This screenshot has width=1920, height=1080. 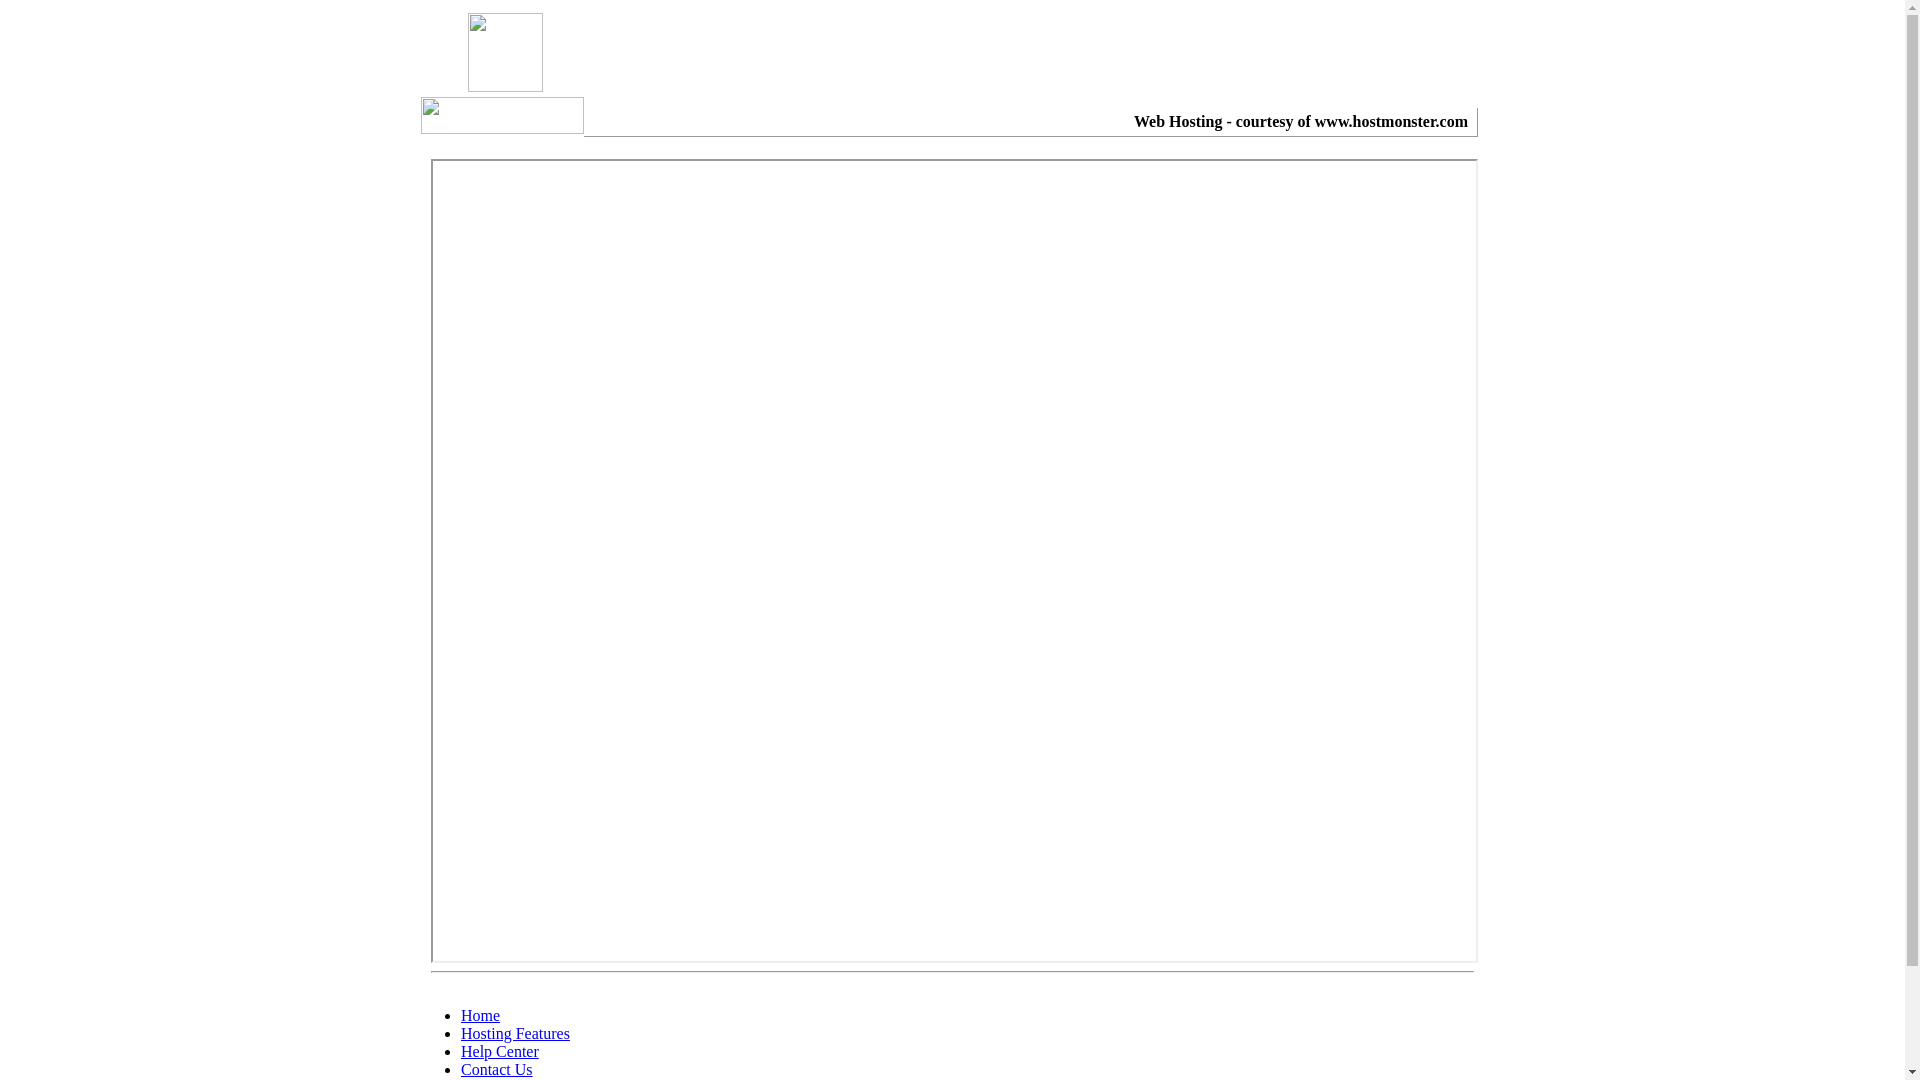 What do you see at coordinates (480, 1015) in the screenshot?
I see `'Home'` at bounding box center [480, 1015].